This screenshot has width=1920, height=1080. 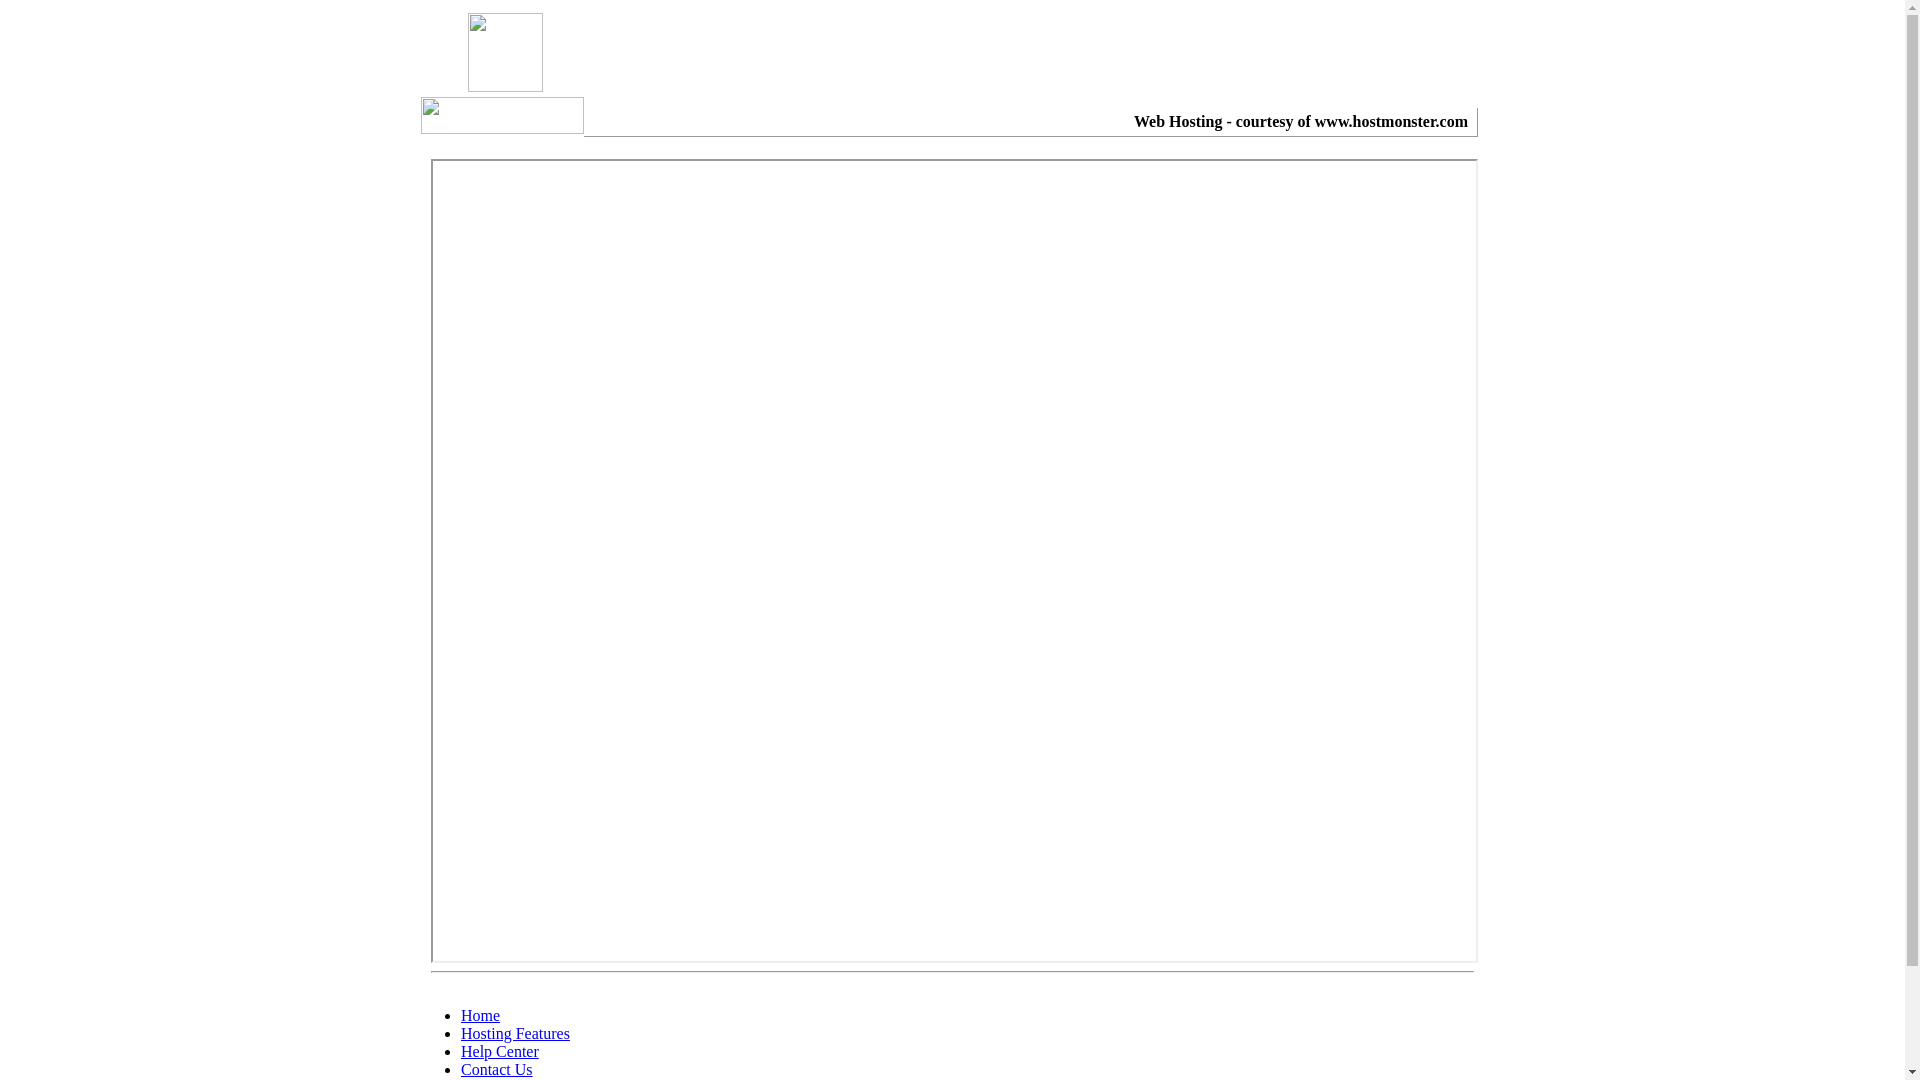 What do you see at coordinates (480, 1015) in the screenshot?
I see `'Home'` at bounding box center [480, 1015].